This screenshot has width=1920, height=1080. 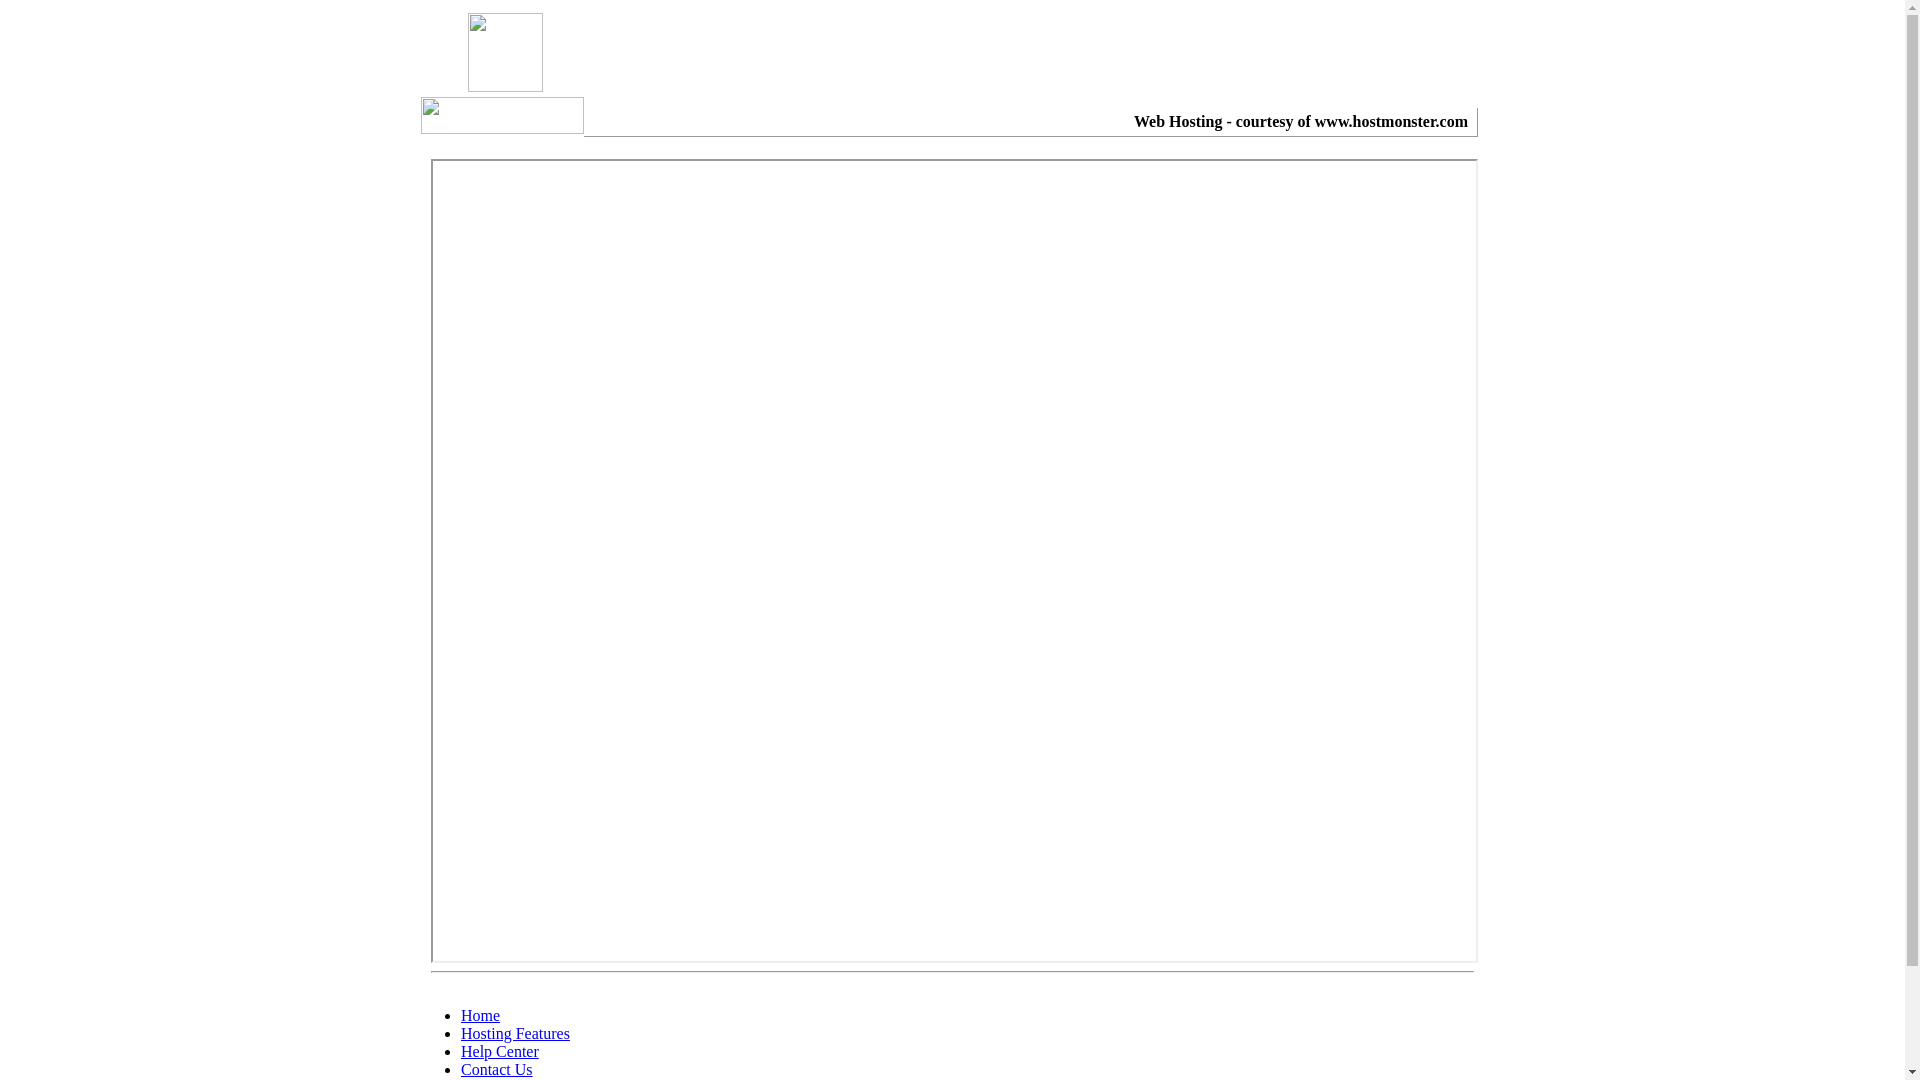 What do you see at coordinates (480, 1015) in the screenshot?
I see `'Home'` at bounding box center [480, 1015].